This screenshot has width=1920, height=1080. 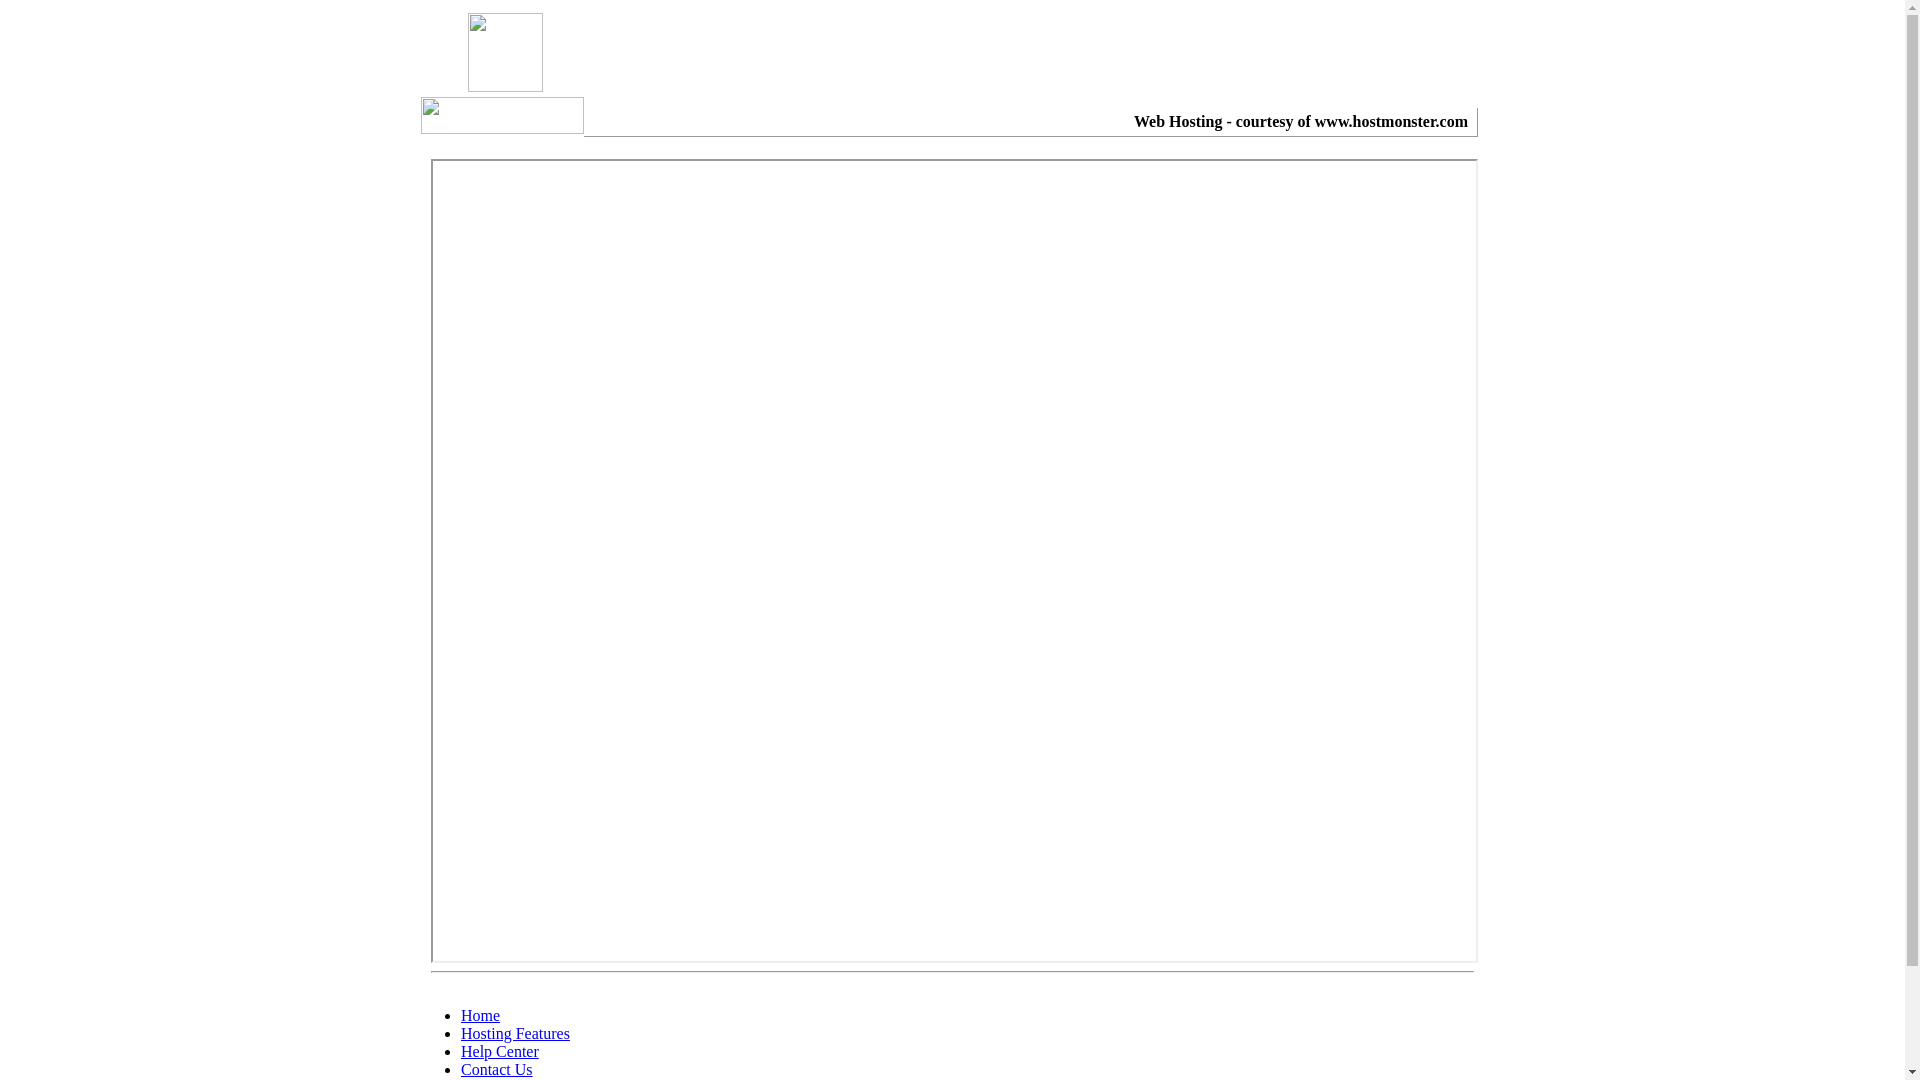 What do you see at coordinates (480, 1015) in the screenshot?
I see `'Home'` at bounding box center [480, 1015].